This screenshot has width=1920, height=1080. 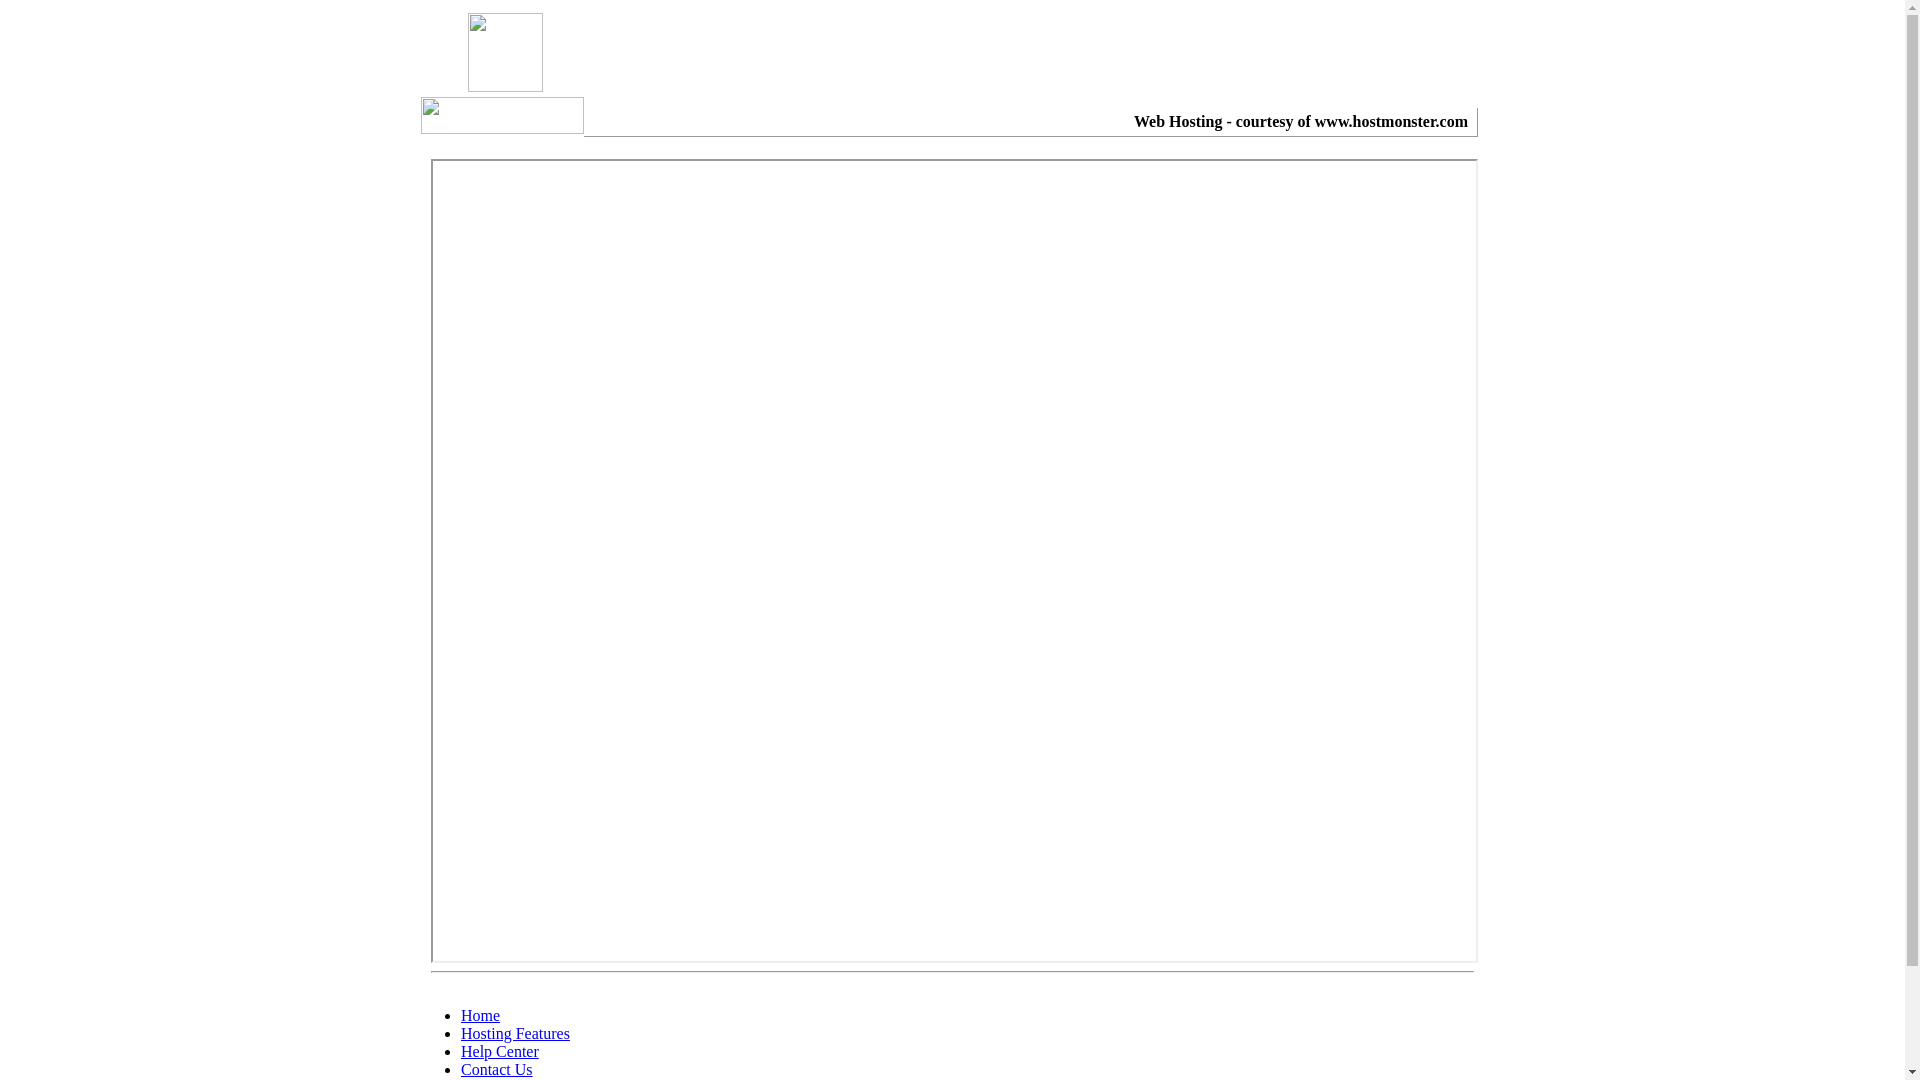 What do you see at coordinates (480, 1015) in the screenshot?
I see `'Home'` at bounding box center [480, 1015].